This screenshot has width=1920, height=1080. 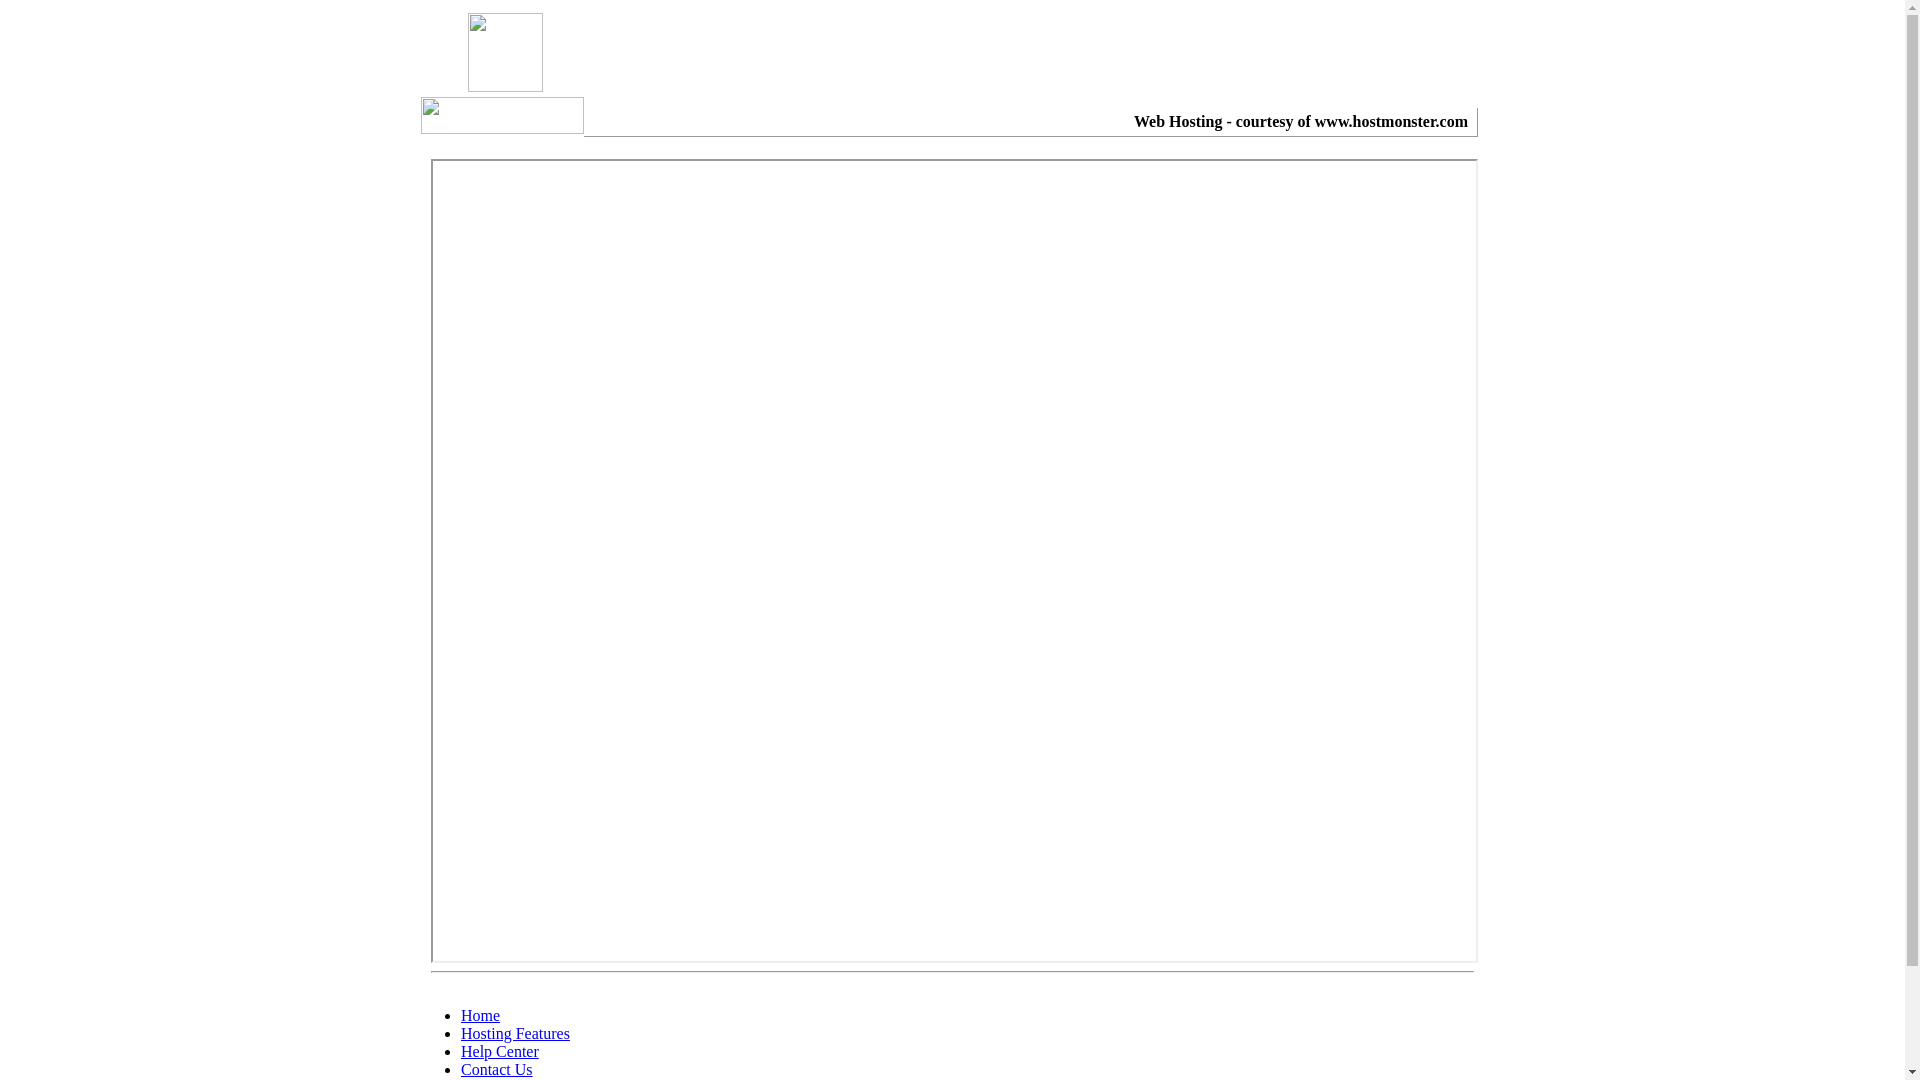 What do you see at coordinates (480, 1015) in the screenshot?
I see `'Home'` at bounding box center [480, 1015].